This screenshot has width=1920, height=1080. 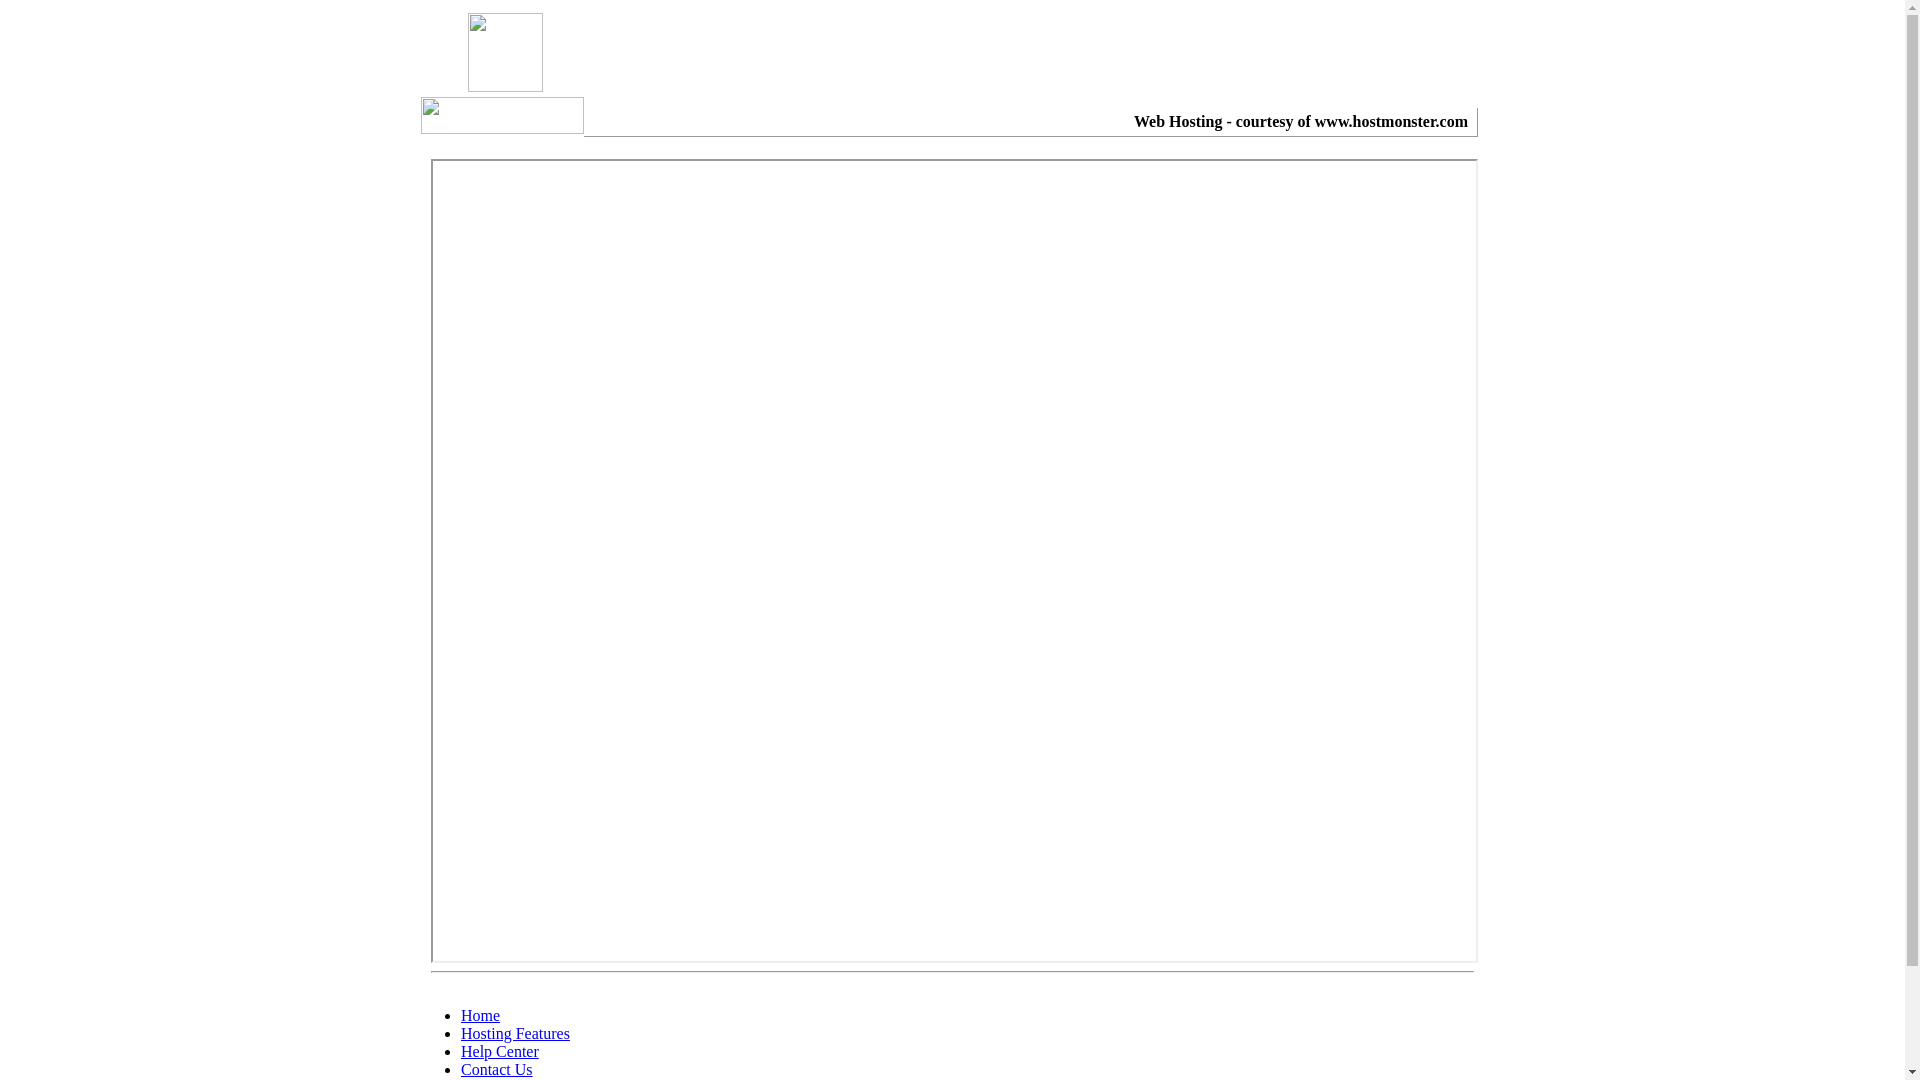 What do you see at coordinates (480, 1015) in the screenshot?
I see `'Home'` at bounding box center [480, 1015].